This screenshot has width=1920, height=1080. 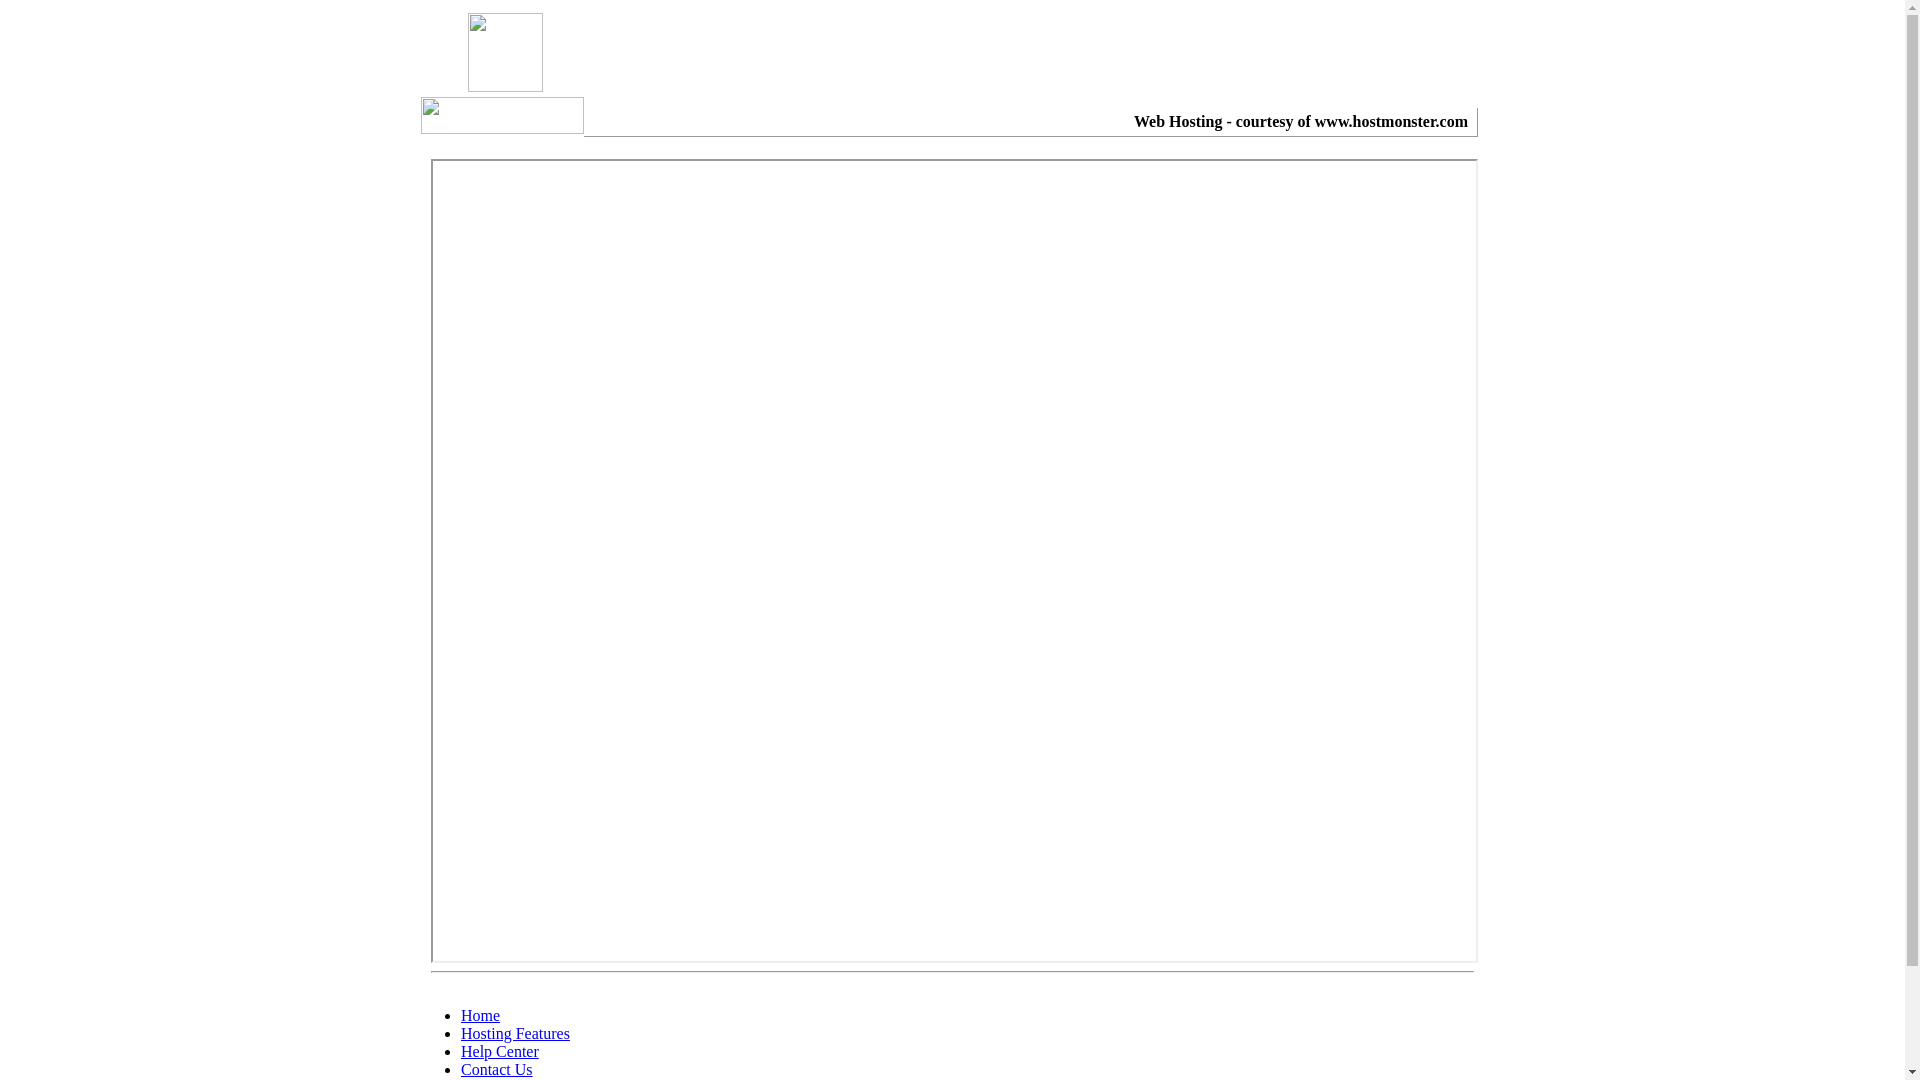 What do you see at coordinates (480, 1015) in the screenshot?
I see `'Home'` at bounding box center [480, 1015].